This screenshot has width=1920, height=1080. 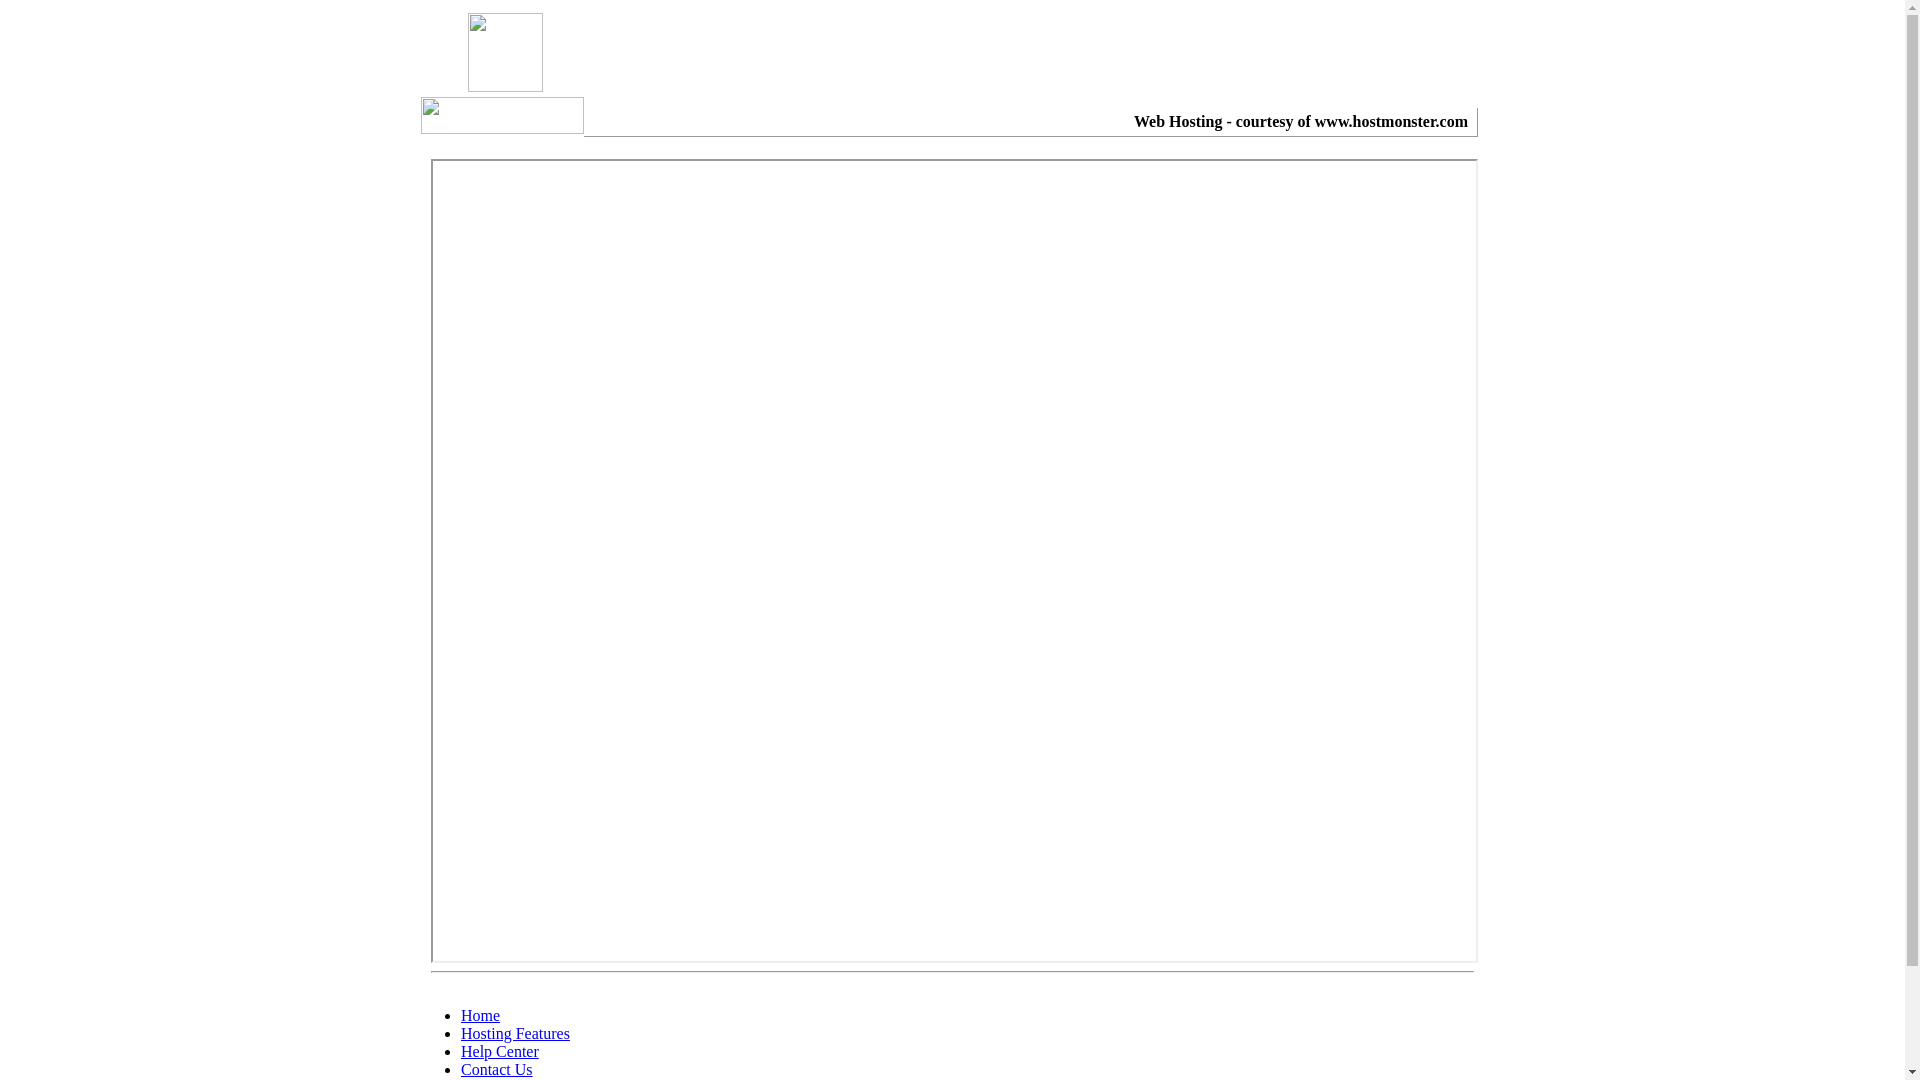 What do you see at coordinates (480, 1015) in the screenshot?
I see `'Home'` at bounding box center [480, 1015].